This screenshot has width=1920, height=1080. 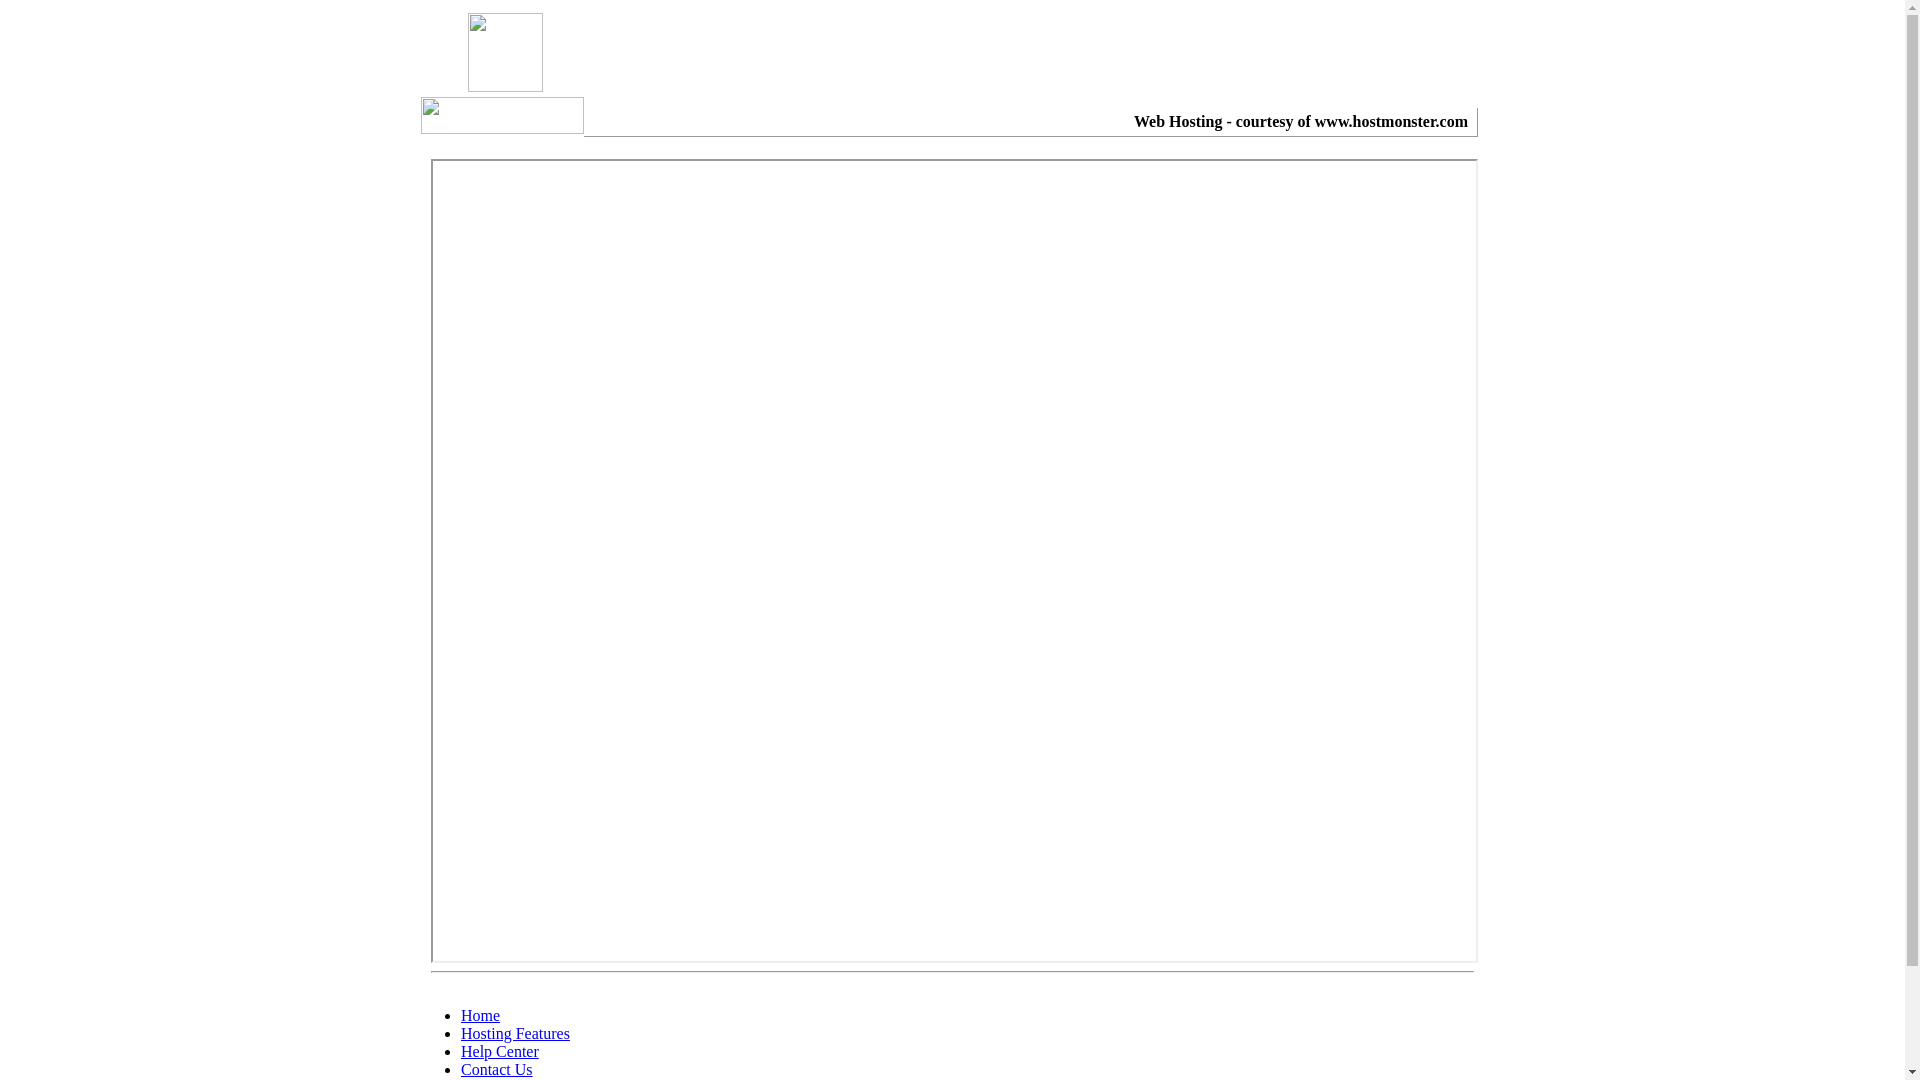 What do you see at coordinates (480, 1015) in the screenshot?
I see `'Home'` at bounding box center [480, 1015].